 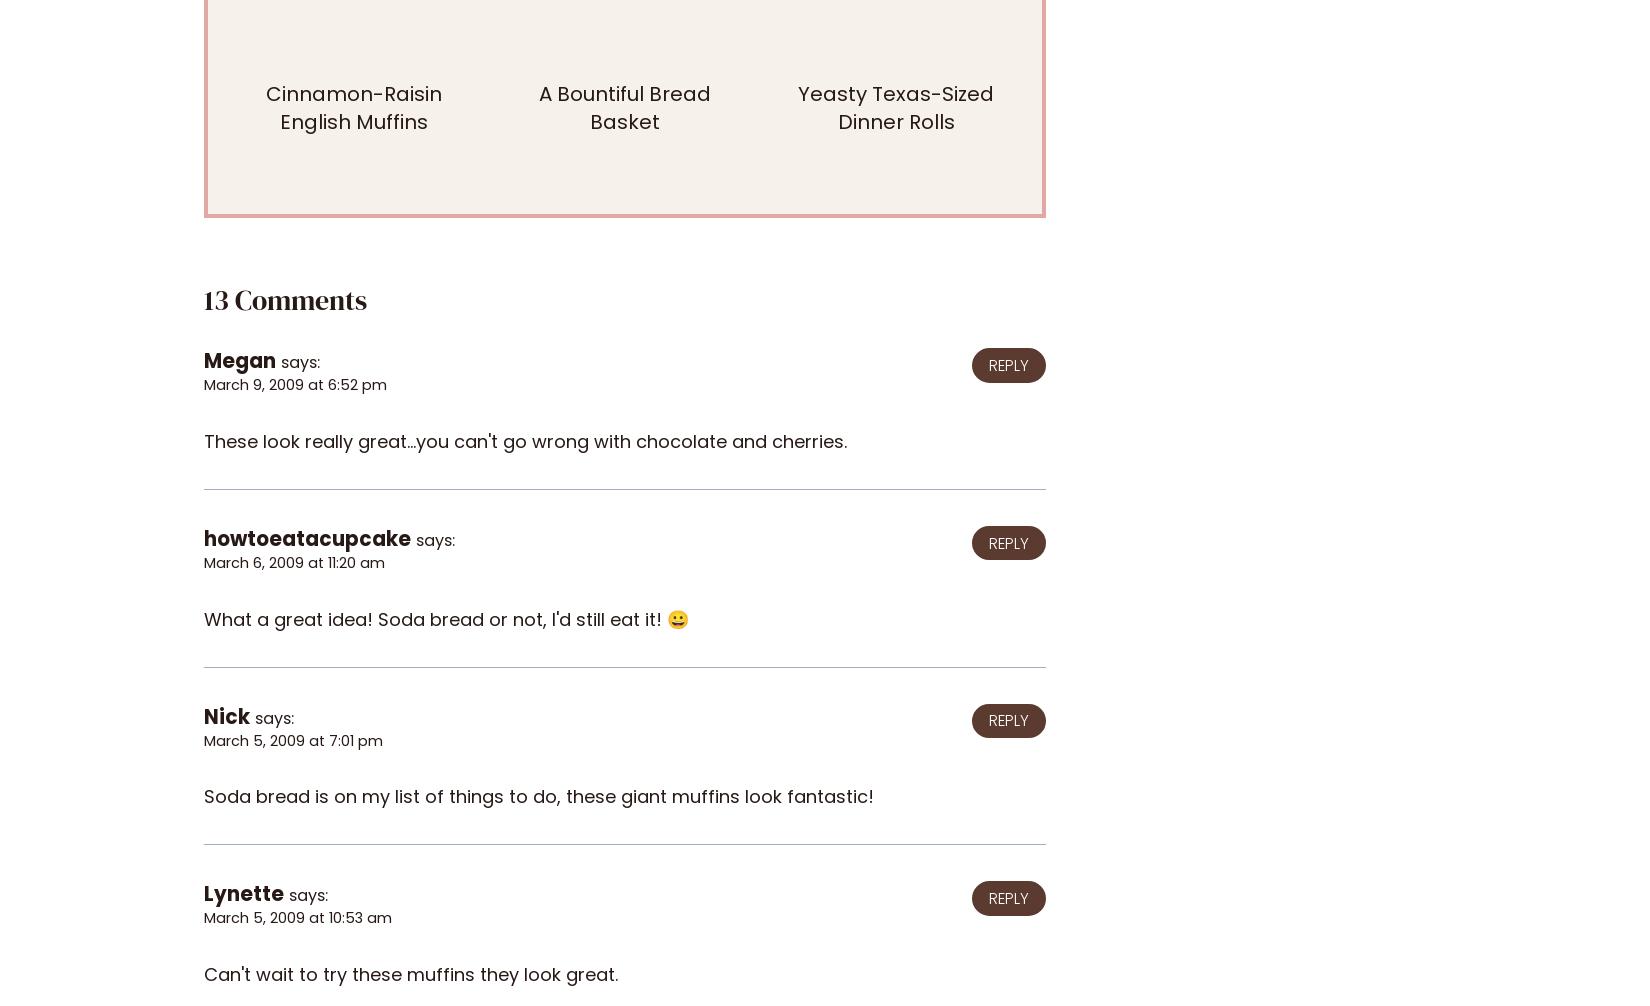 I want to click on 'These look really great...you can't go wrong with chocolate and cherries.', so click(x=524, y=440).